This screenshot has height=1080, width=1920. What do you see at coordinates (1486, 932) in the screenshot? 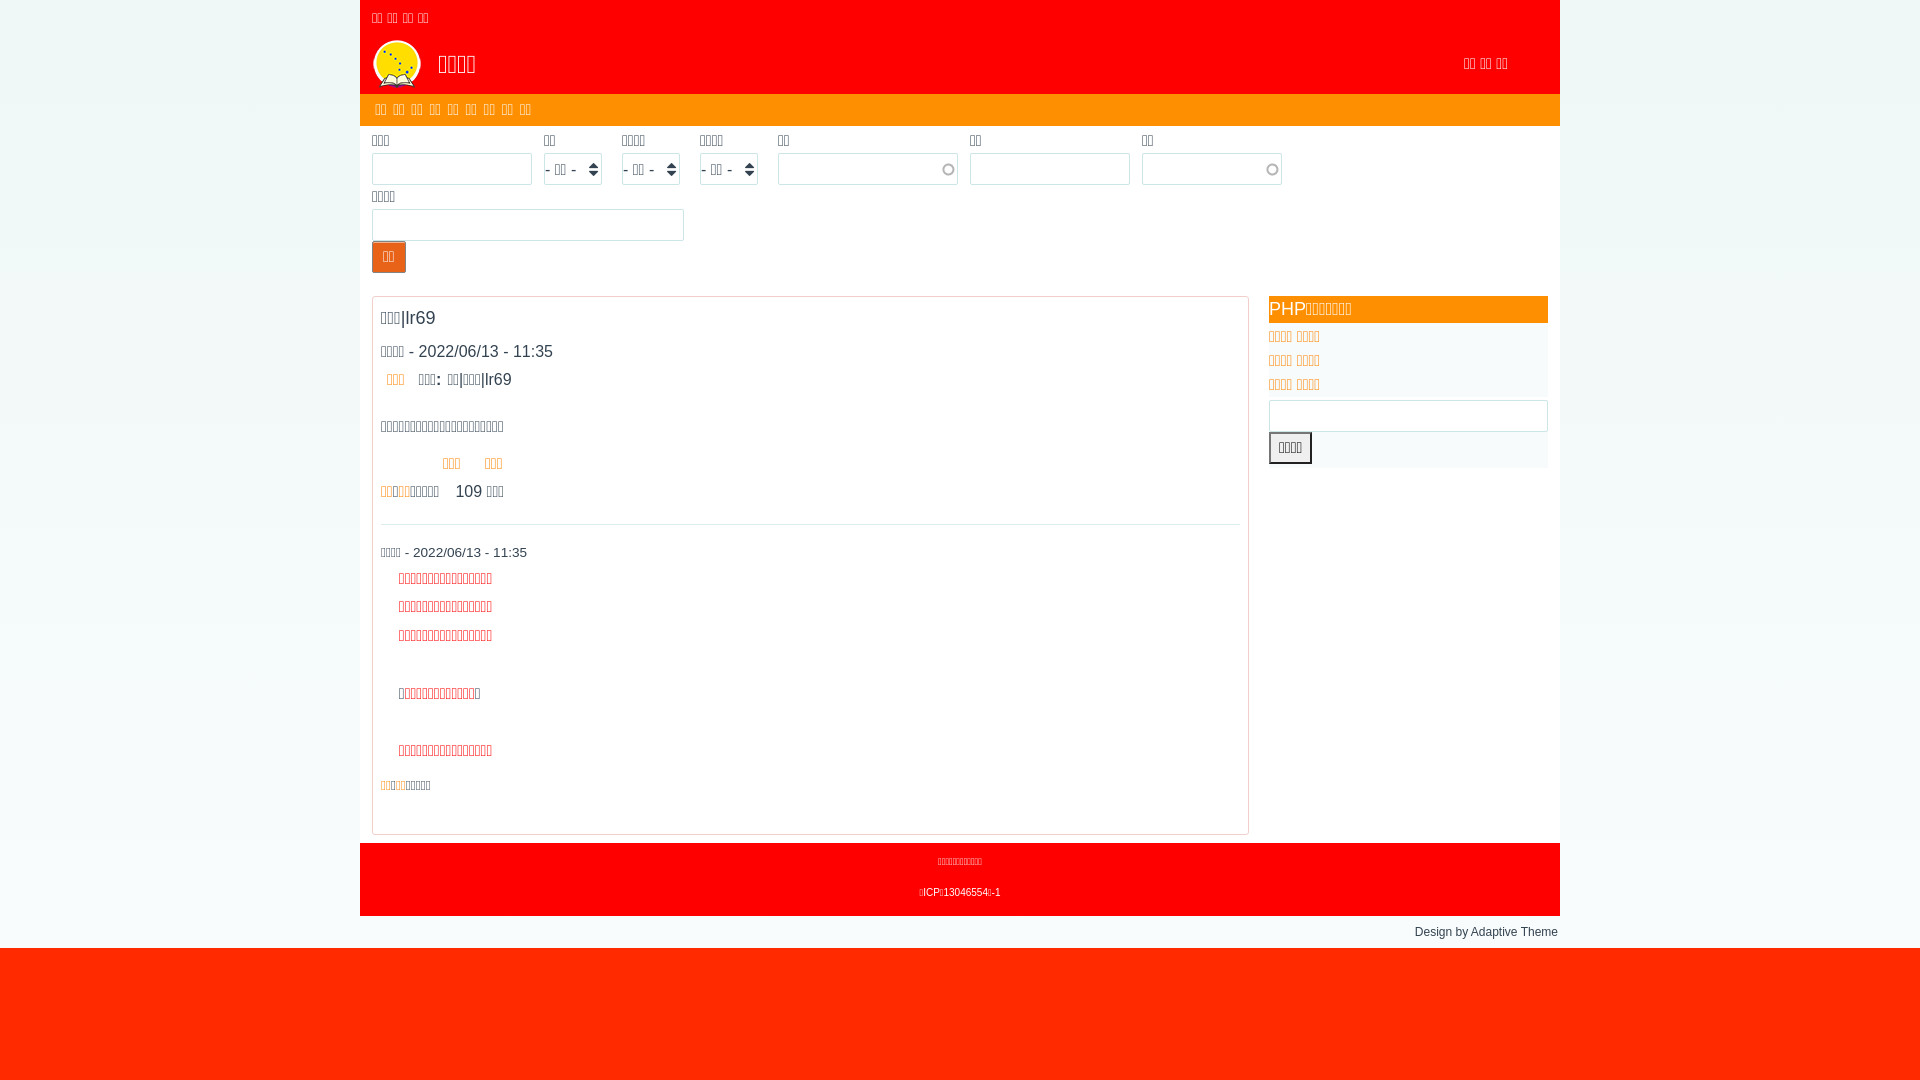
I see `'Design by Adaptive Theme'` at bounding box center [1486, 932].